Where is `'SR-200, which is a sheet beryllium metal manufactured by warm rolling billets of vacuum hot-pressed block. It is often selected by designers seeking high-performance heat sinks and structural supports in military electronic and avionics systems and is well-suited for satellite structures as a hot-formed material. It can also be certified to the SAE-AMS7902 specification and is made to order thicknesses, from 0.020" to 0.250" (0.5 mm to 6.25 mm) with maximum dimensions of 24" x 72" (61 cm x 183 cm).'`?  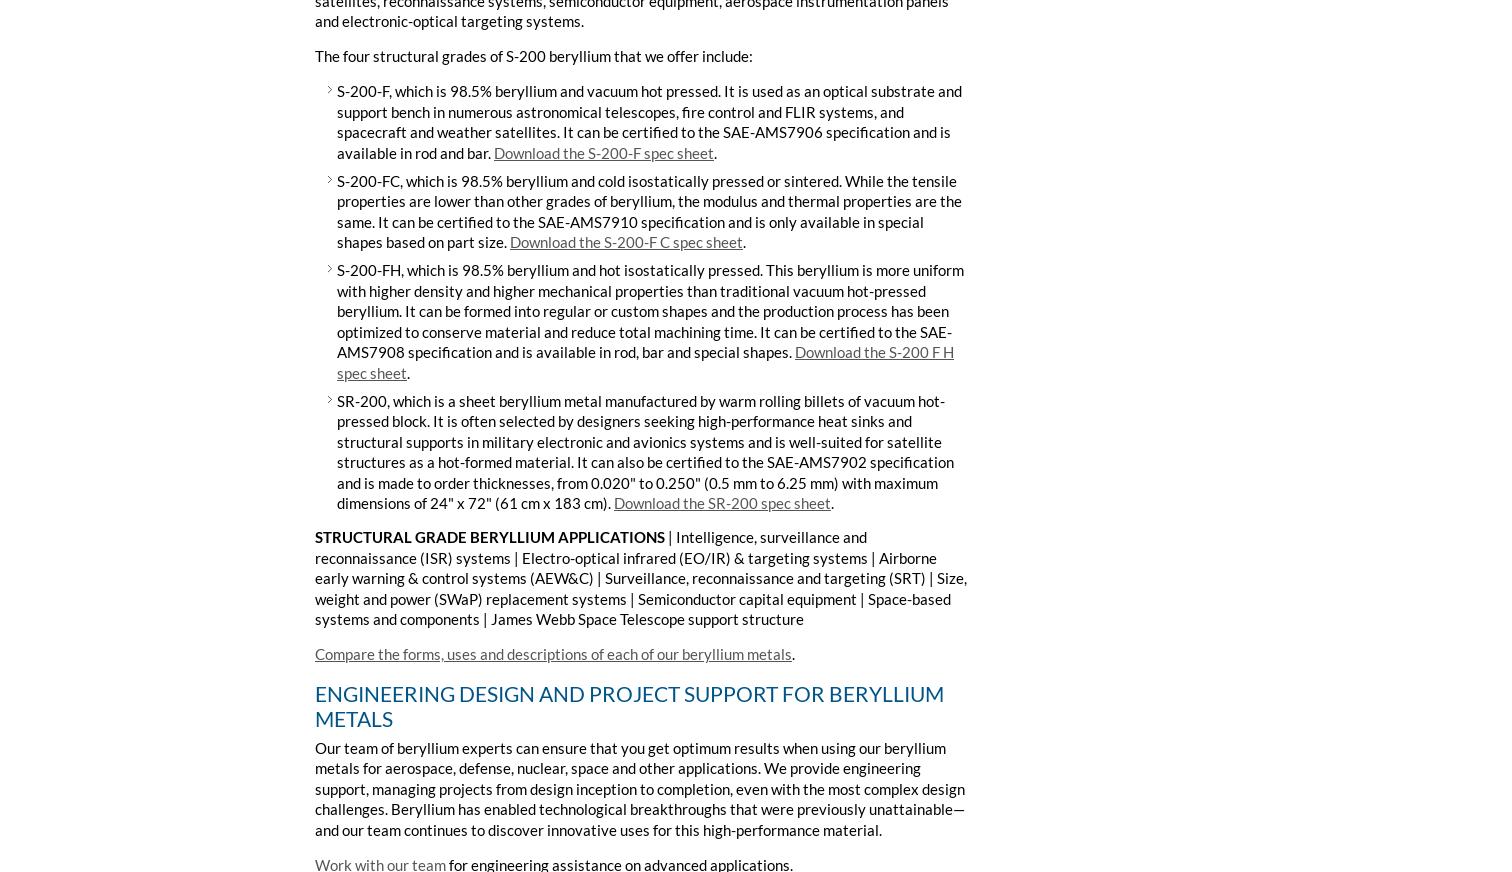 'SR-200, which is a sheet beryllium metal manufactured by warm rolling billets of vacuum hot-pressed block. It is often selected by designers seeking high-performance heat sinks and structural supports in military electronic and avionics systems and is well-suited for satellite structures as a hot-formed material. It can also be certified to the SAE-AMS7902 specification and is made to order thicknesses, from 0.020" to 0.250" (0.5 mm to 6.25 mm) with maximum dimensions of 24" x 72" (61 cm x 183 cm).' is located at coordinates (645, 450).